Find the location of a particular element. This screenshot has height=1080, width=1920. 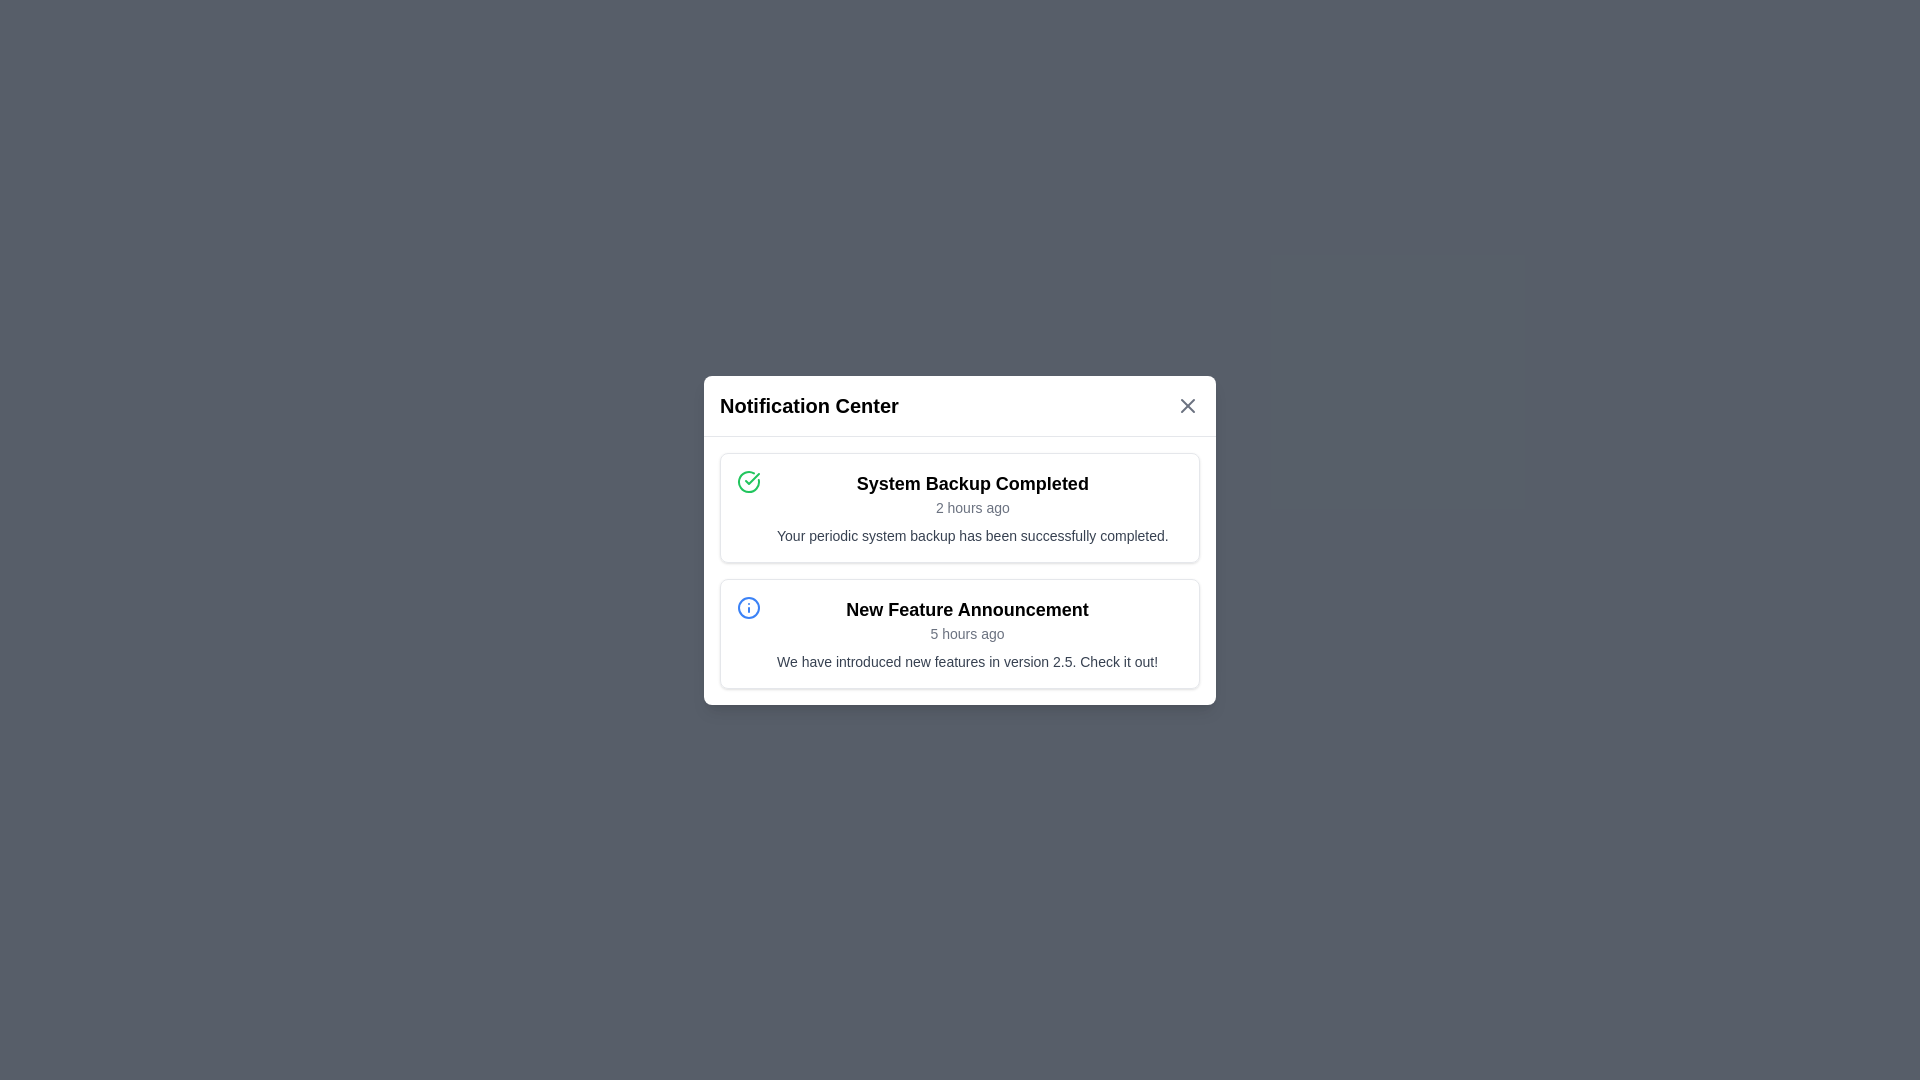

text content of the title in the notification card titled 'System Backup Completed', which indicates the successful completion of a system backup is located at coordinates (972, 483).